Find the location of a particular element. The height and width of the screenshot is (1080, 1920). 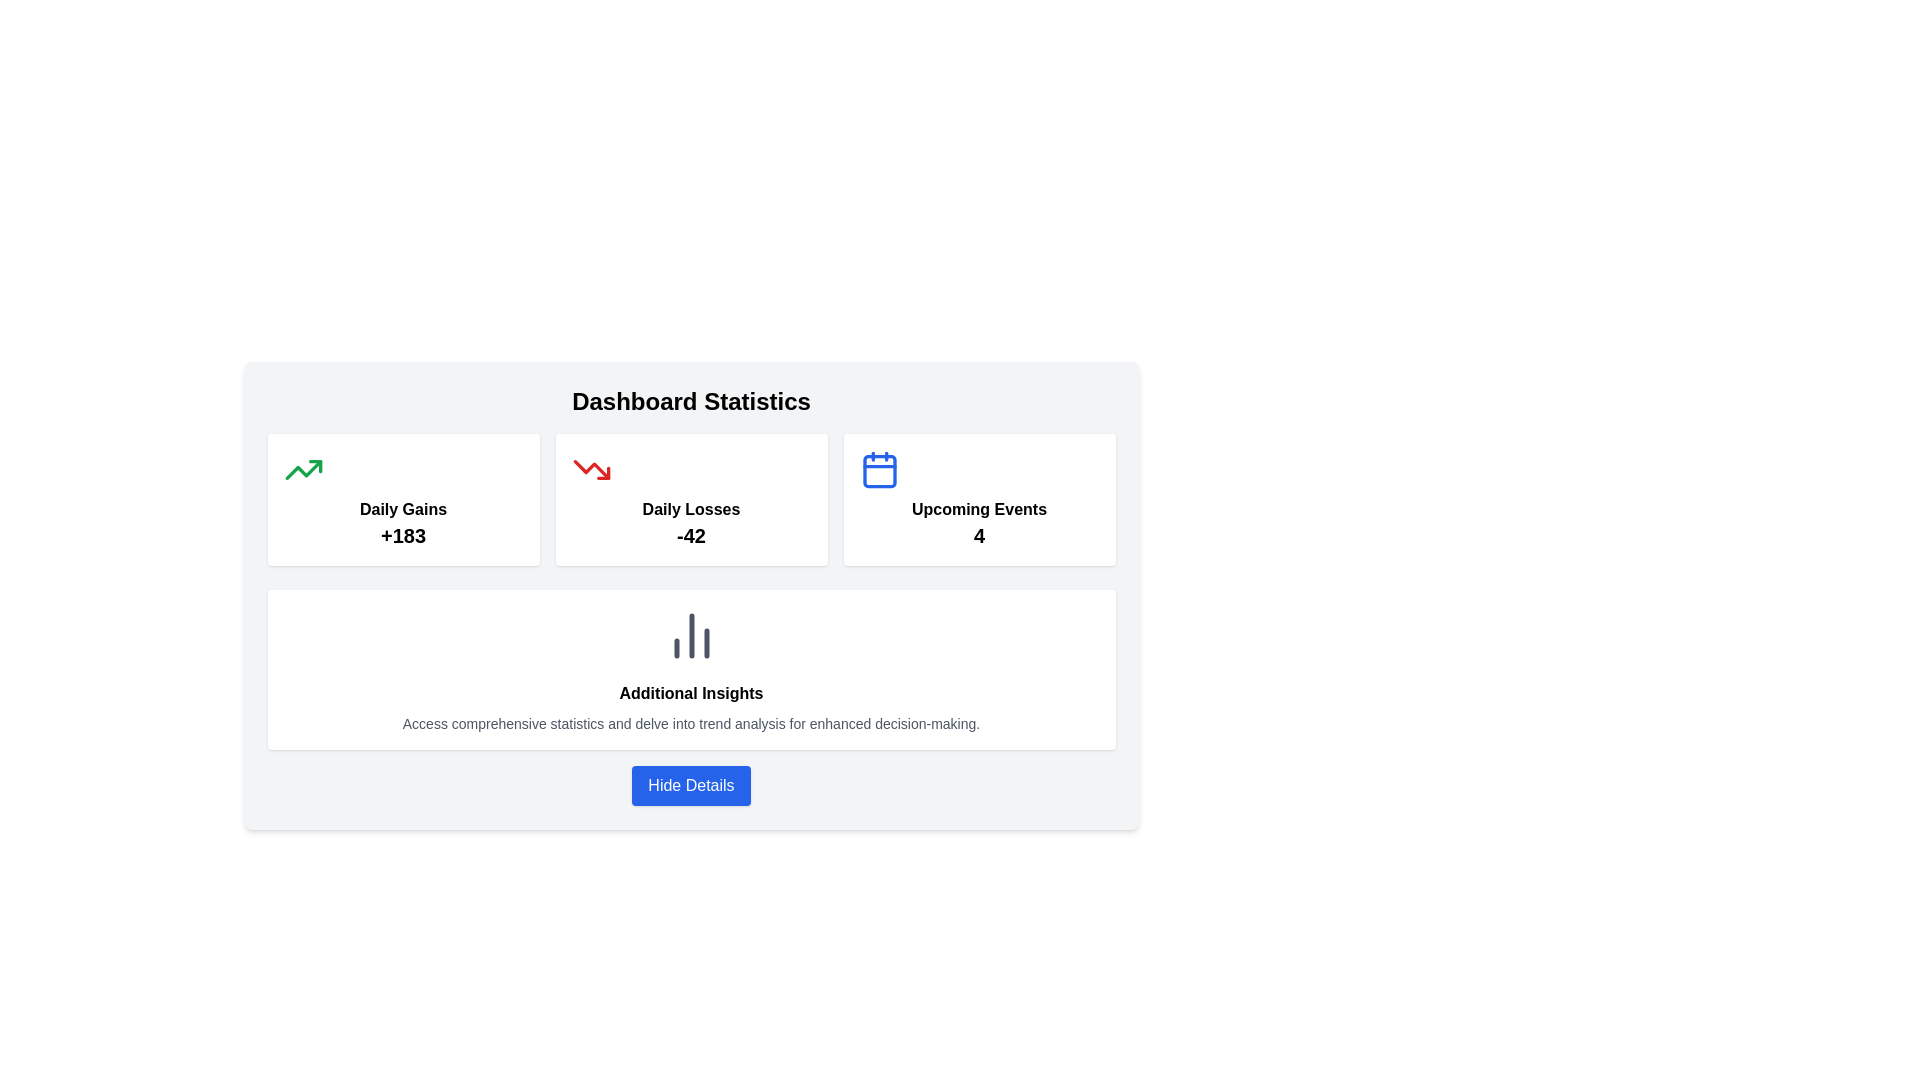

the 'Daily Losses' information display card, which features a white background, rounded corners, and displays the text '-42' in a larger bold font beneath a red downward-trending arrow icon is located at coordinates (691, 499).